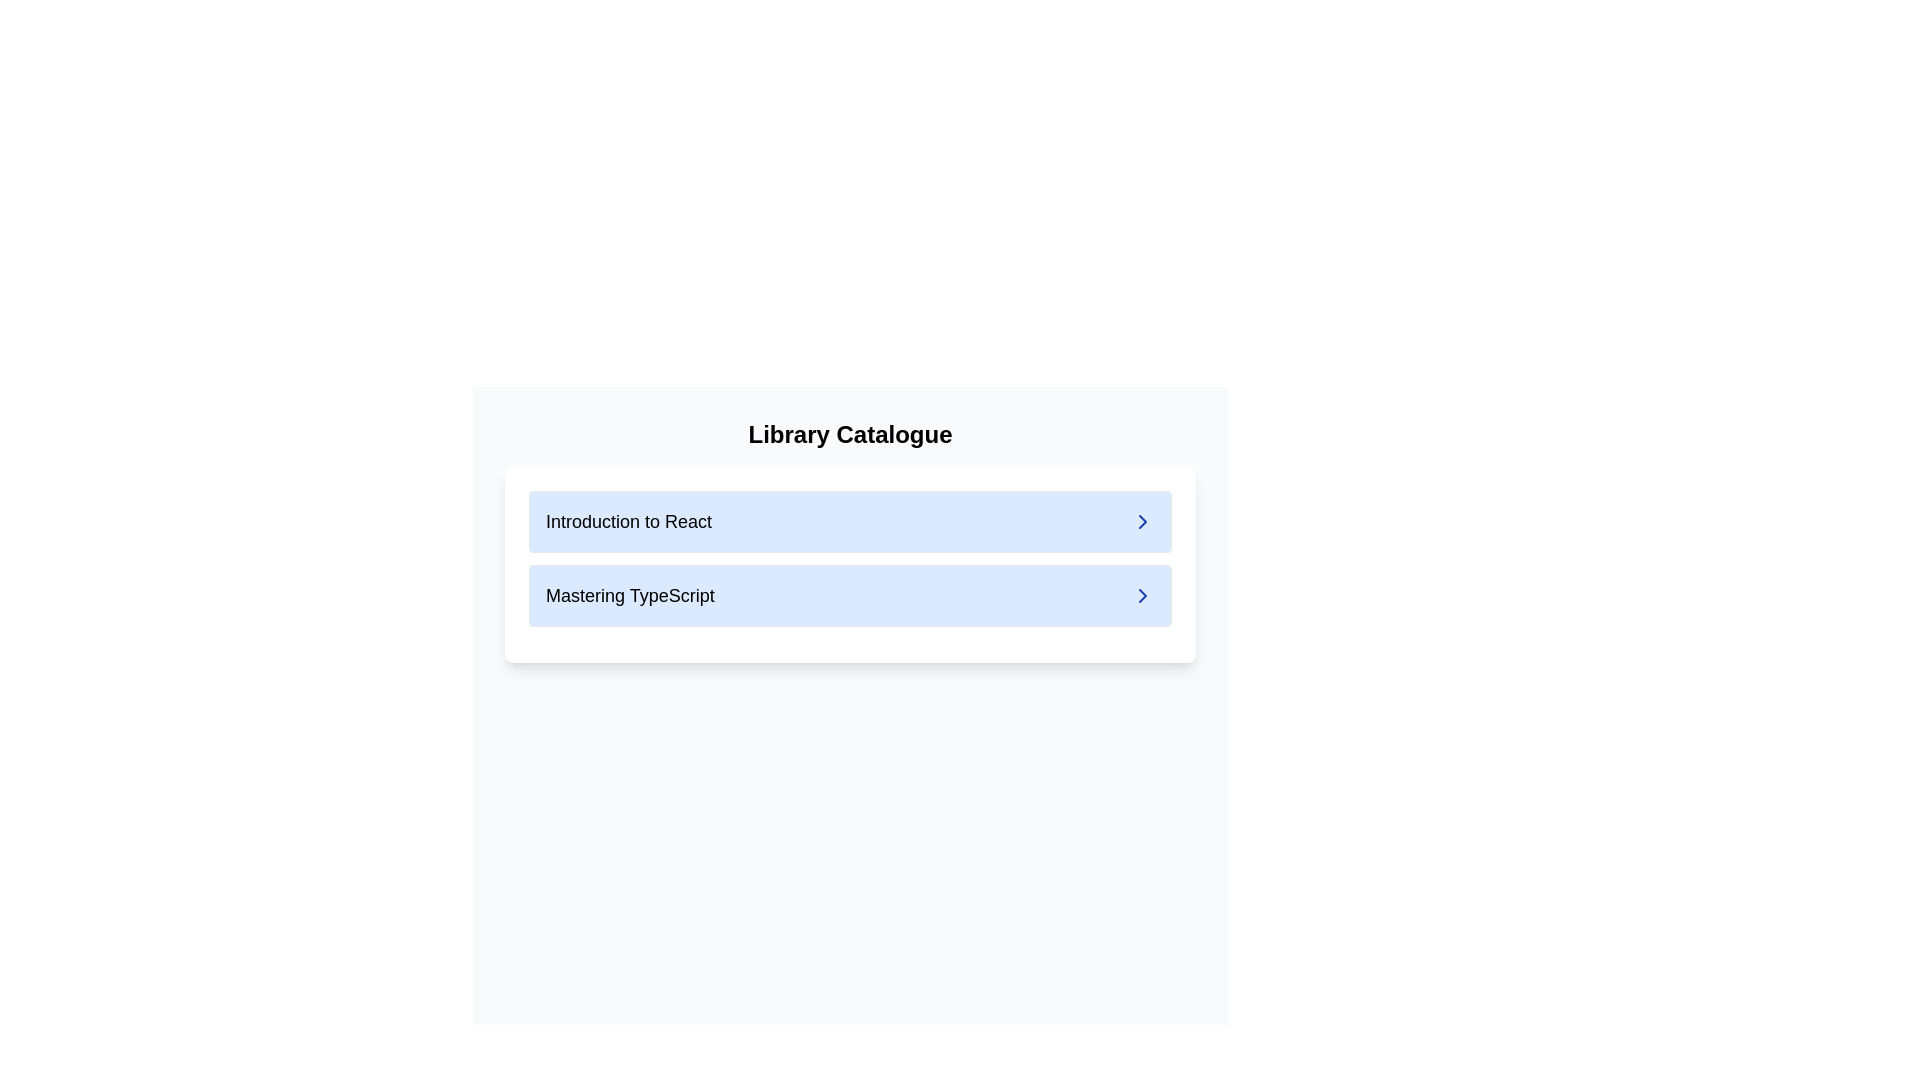  What do you see at coordinates (850, 434) in the screenshot?
I see `centered, bold text titled 'Library Catalogue' that is positioned above the list of items` at bounding box center [850, 434].